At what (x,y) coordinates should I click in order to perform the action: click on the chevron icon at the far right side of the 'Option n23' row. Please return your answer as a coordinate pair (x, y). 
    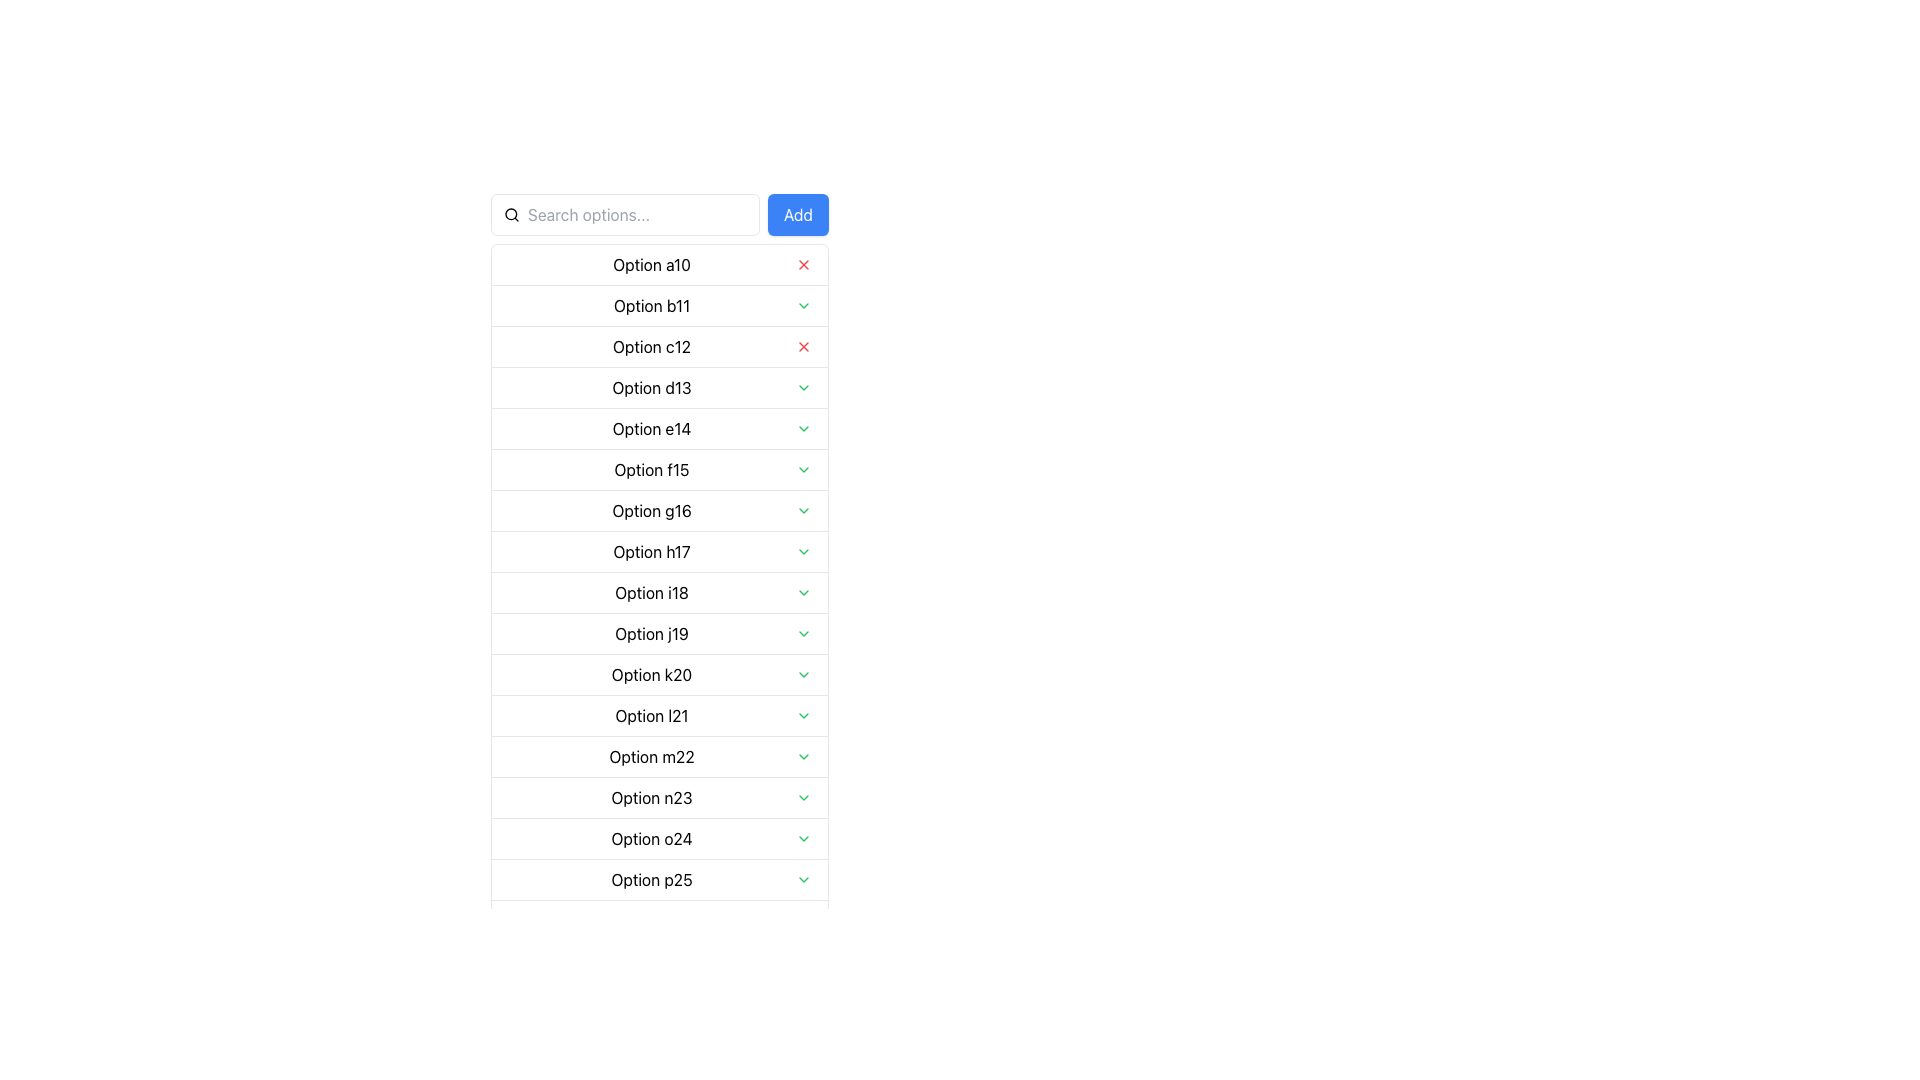
    Looking at the image, I should click on (804, 797).